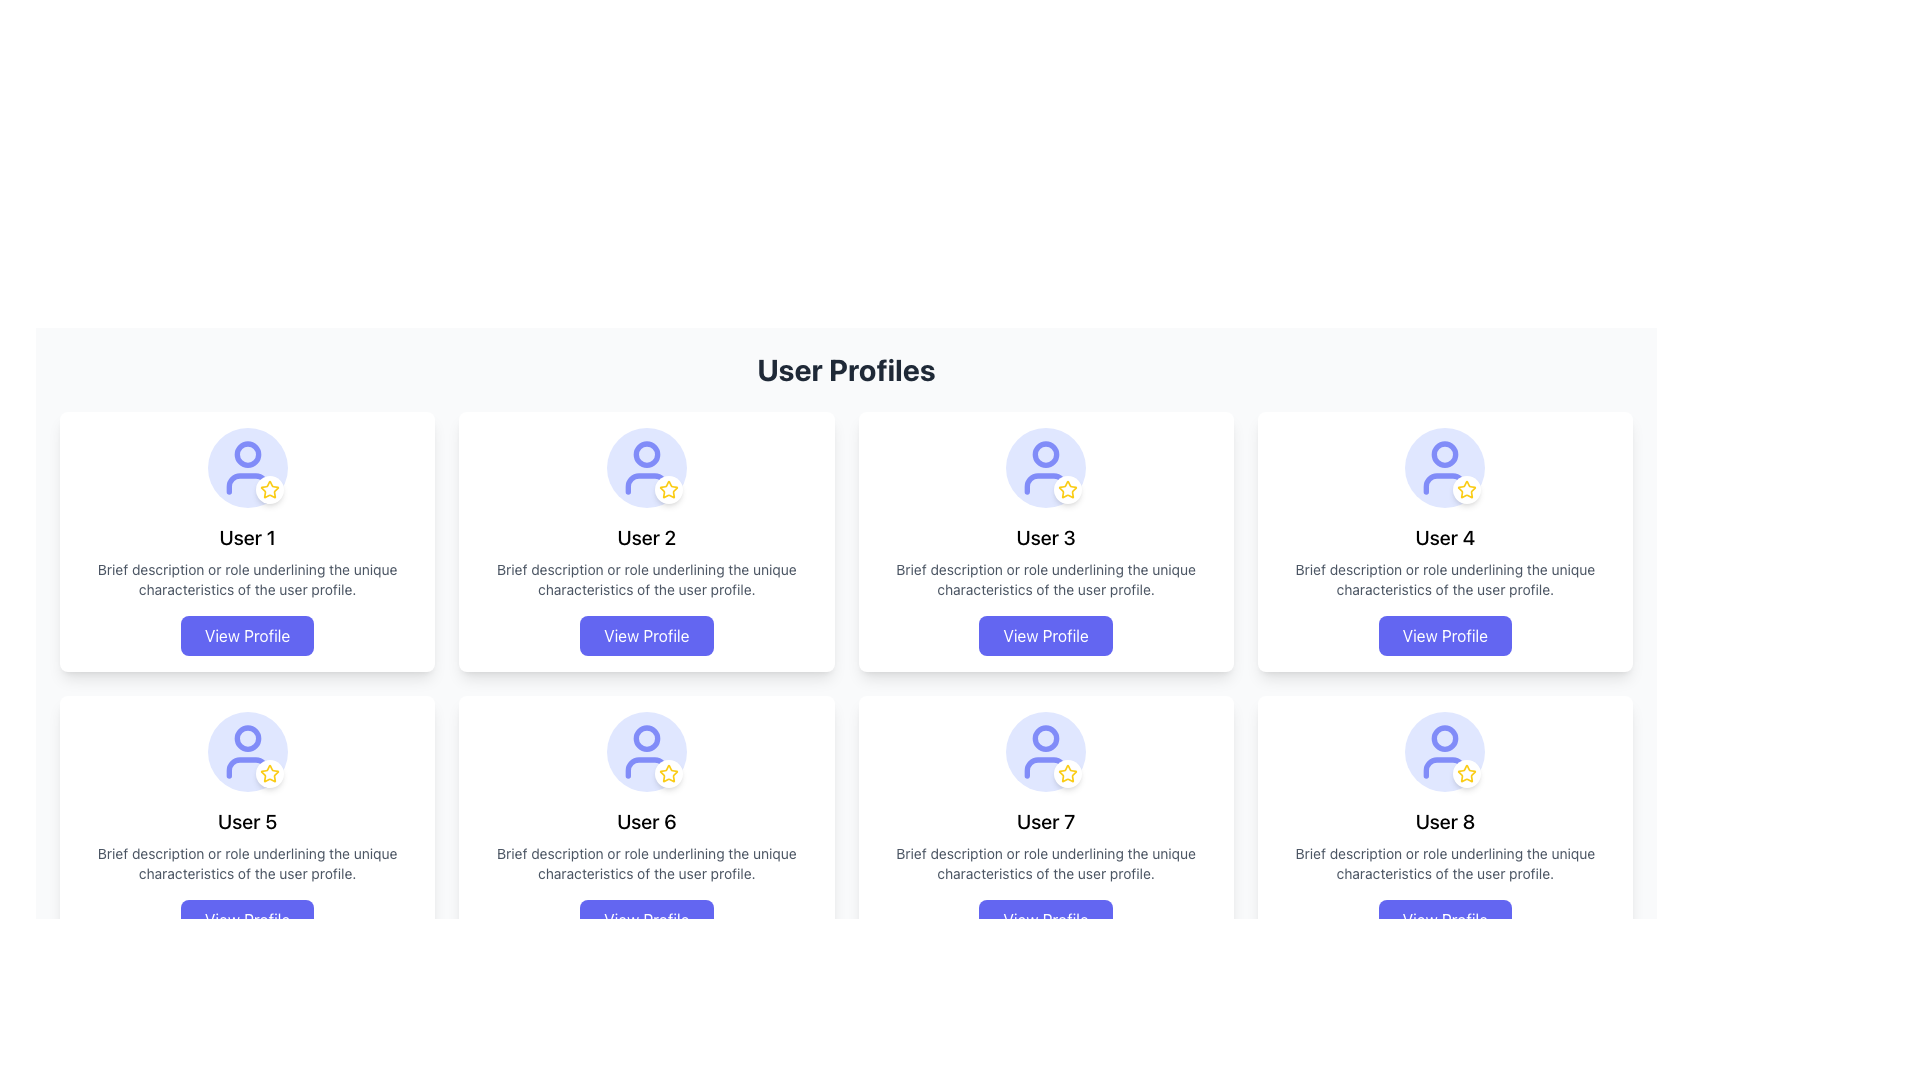 Image resolution: width=1920 pixels, height=1080 pixels. I want to click on the user profile picture icon with a star in the bottom-right, located in the card labeled 'User 6' in the second row and third column, so click(646, 752).